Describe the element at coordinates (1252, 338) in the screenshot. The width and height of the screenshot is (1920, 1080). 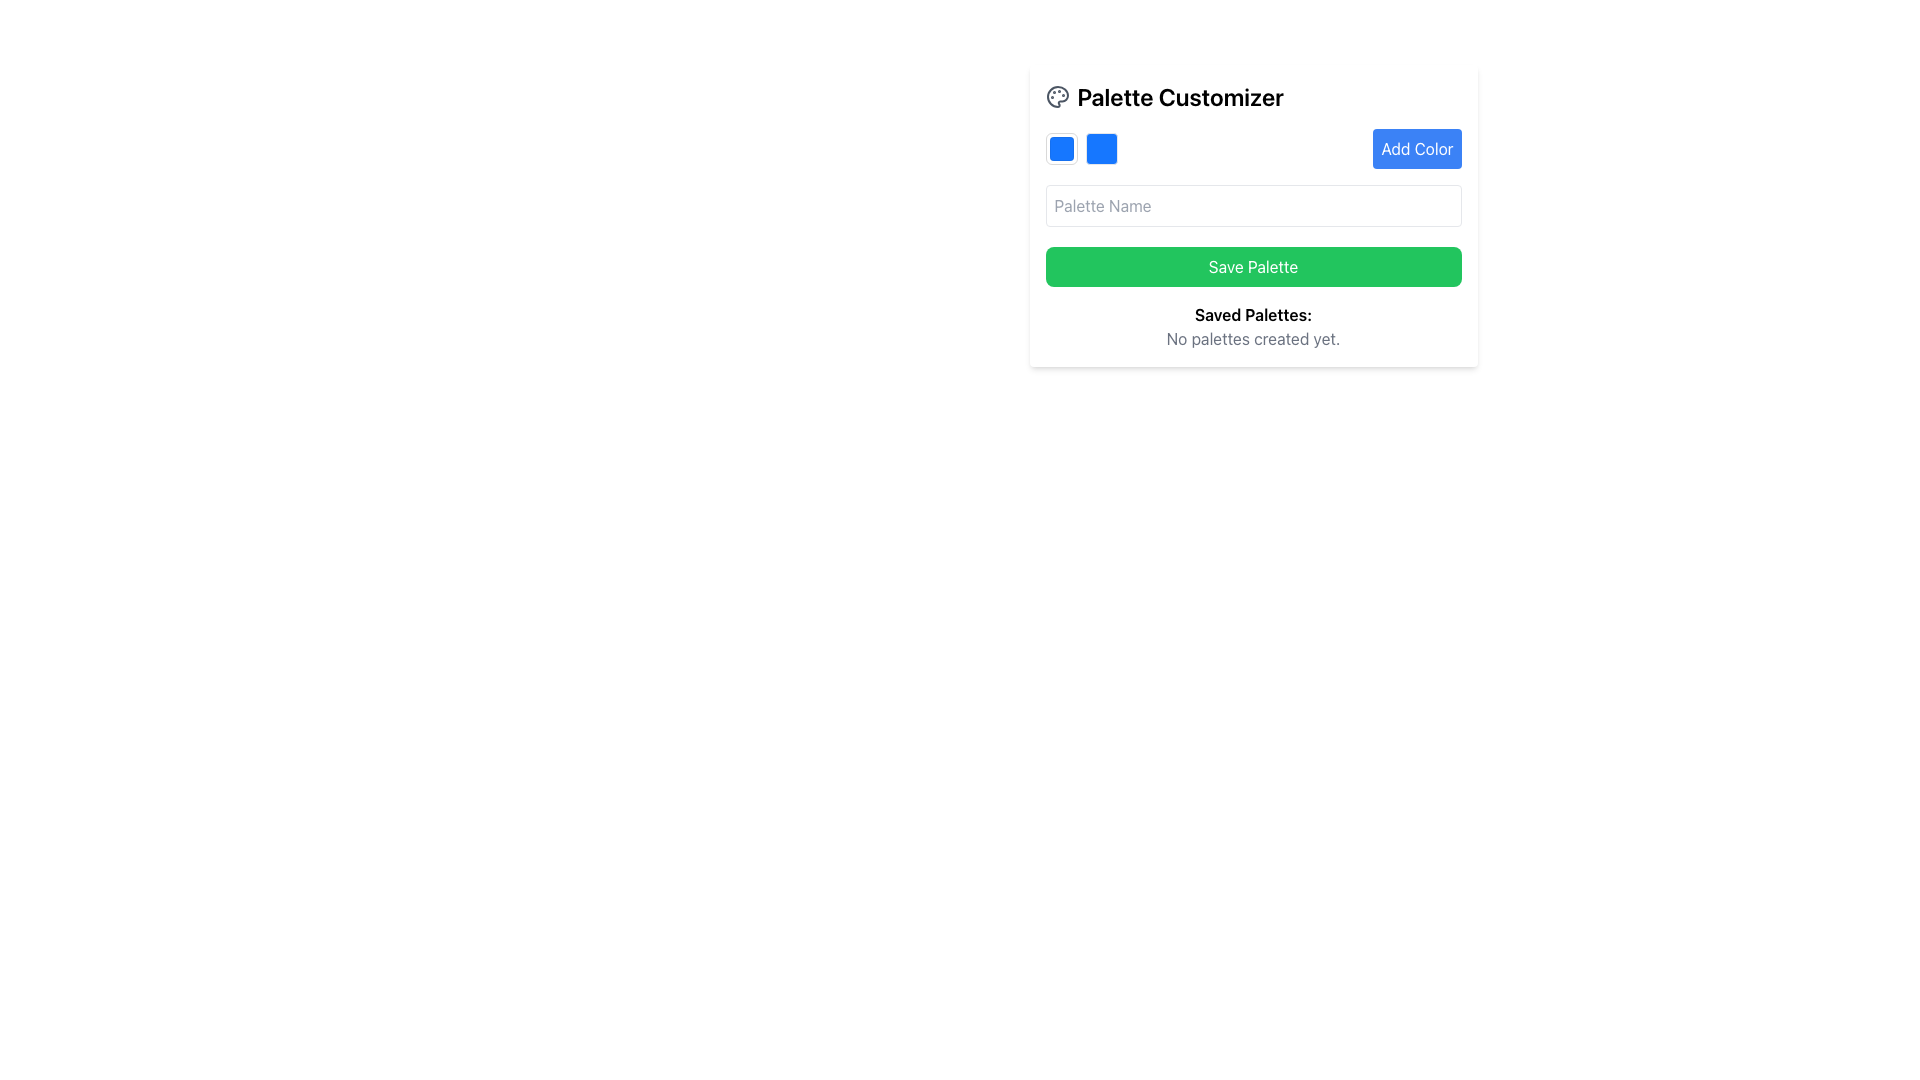
I see `the static text element displaying 'No palettes created yet.' which is styled in gray and positioned below the 'Saved Palettes:' header` at that location.